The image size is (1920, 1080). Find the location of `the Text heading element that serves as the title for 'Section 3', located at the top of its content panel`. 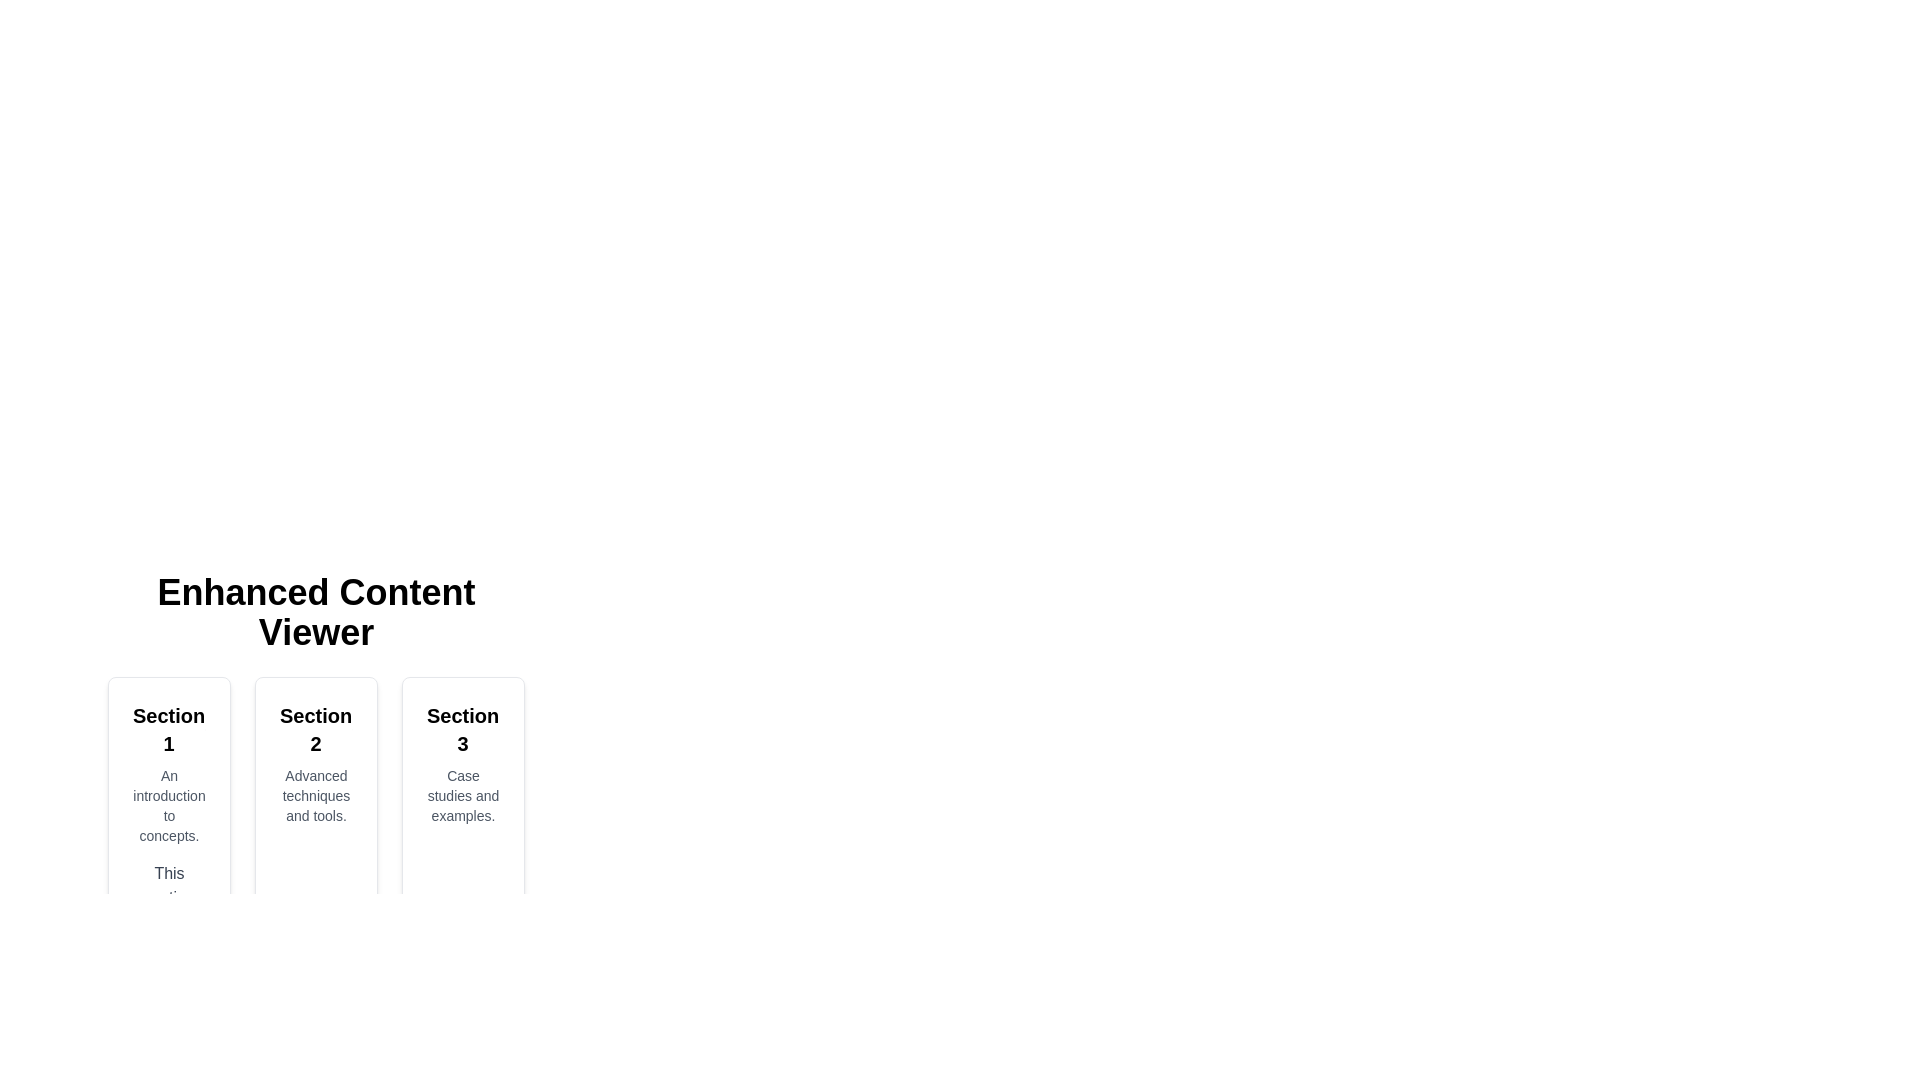

the Text heading element that serves as the title for 'Section 3', located at the top of its content panel is located at coordinates (462, 729).